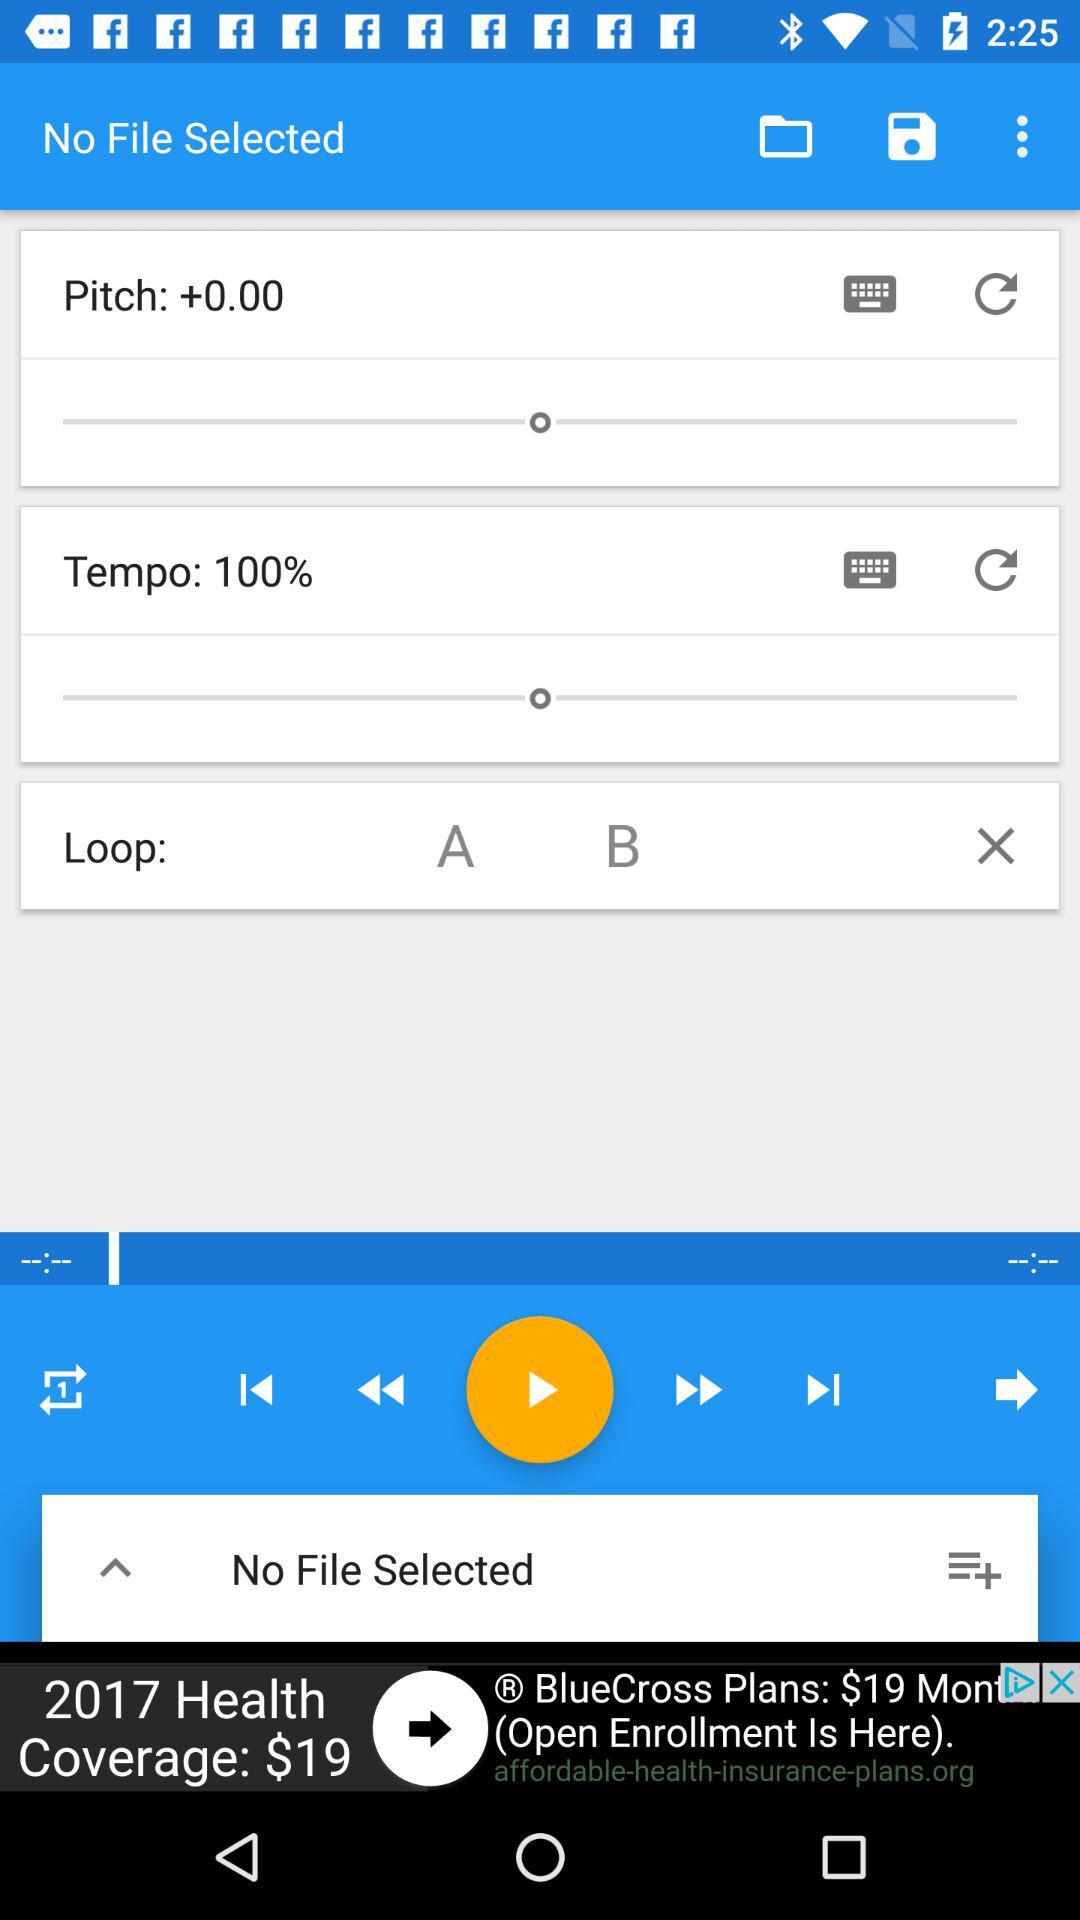 The width and height of the screenshot is (1080, 1920). What do you see at coordinates (115, 1567) in the screenshot?
I see `previous` at bounding box center [115, 1567].